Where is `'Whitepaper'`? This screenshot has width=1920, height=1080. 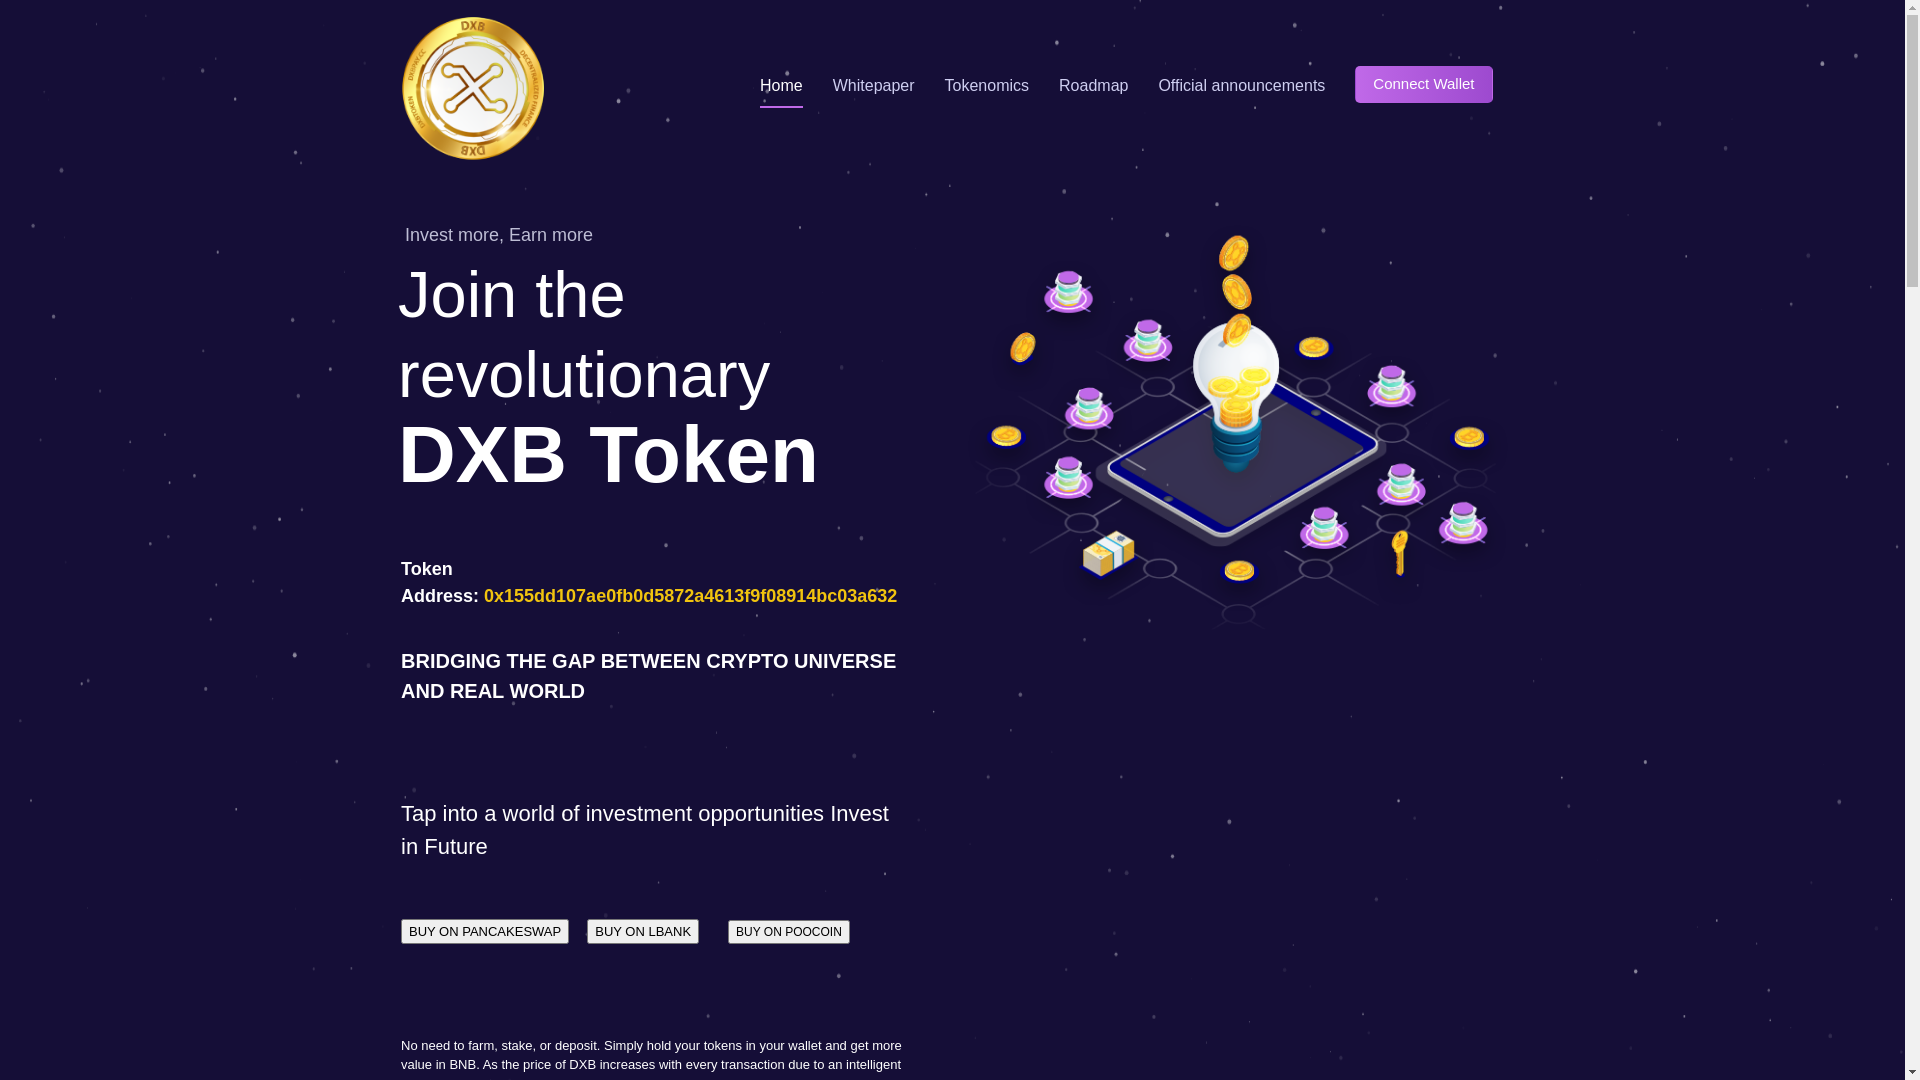 'Whitepaper' is located at coordinates (873, 86).